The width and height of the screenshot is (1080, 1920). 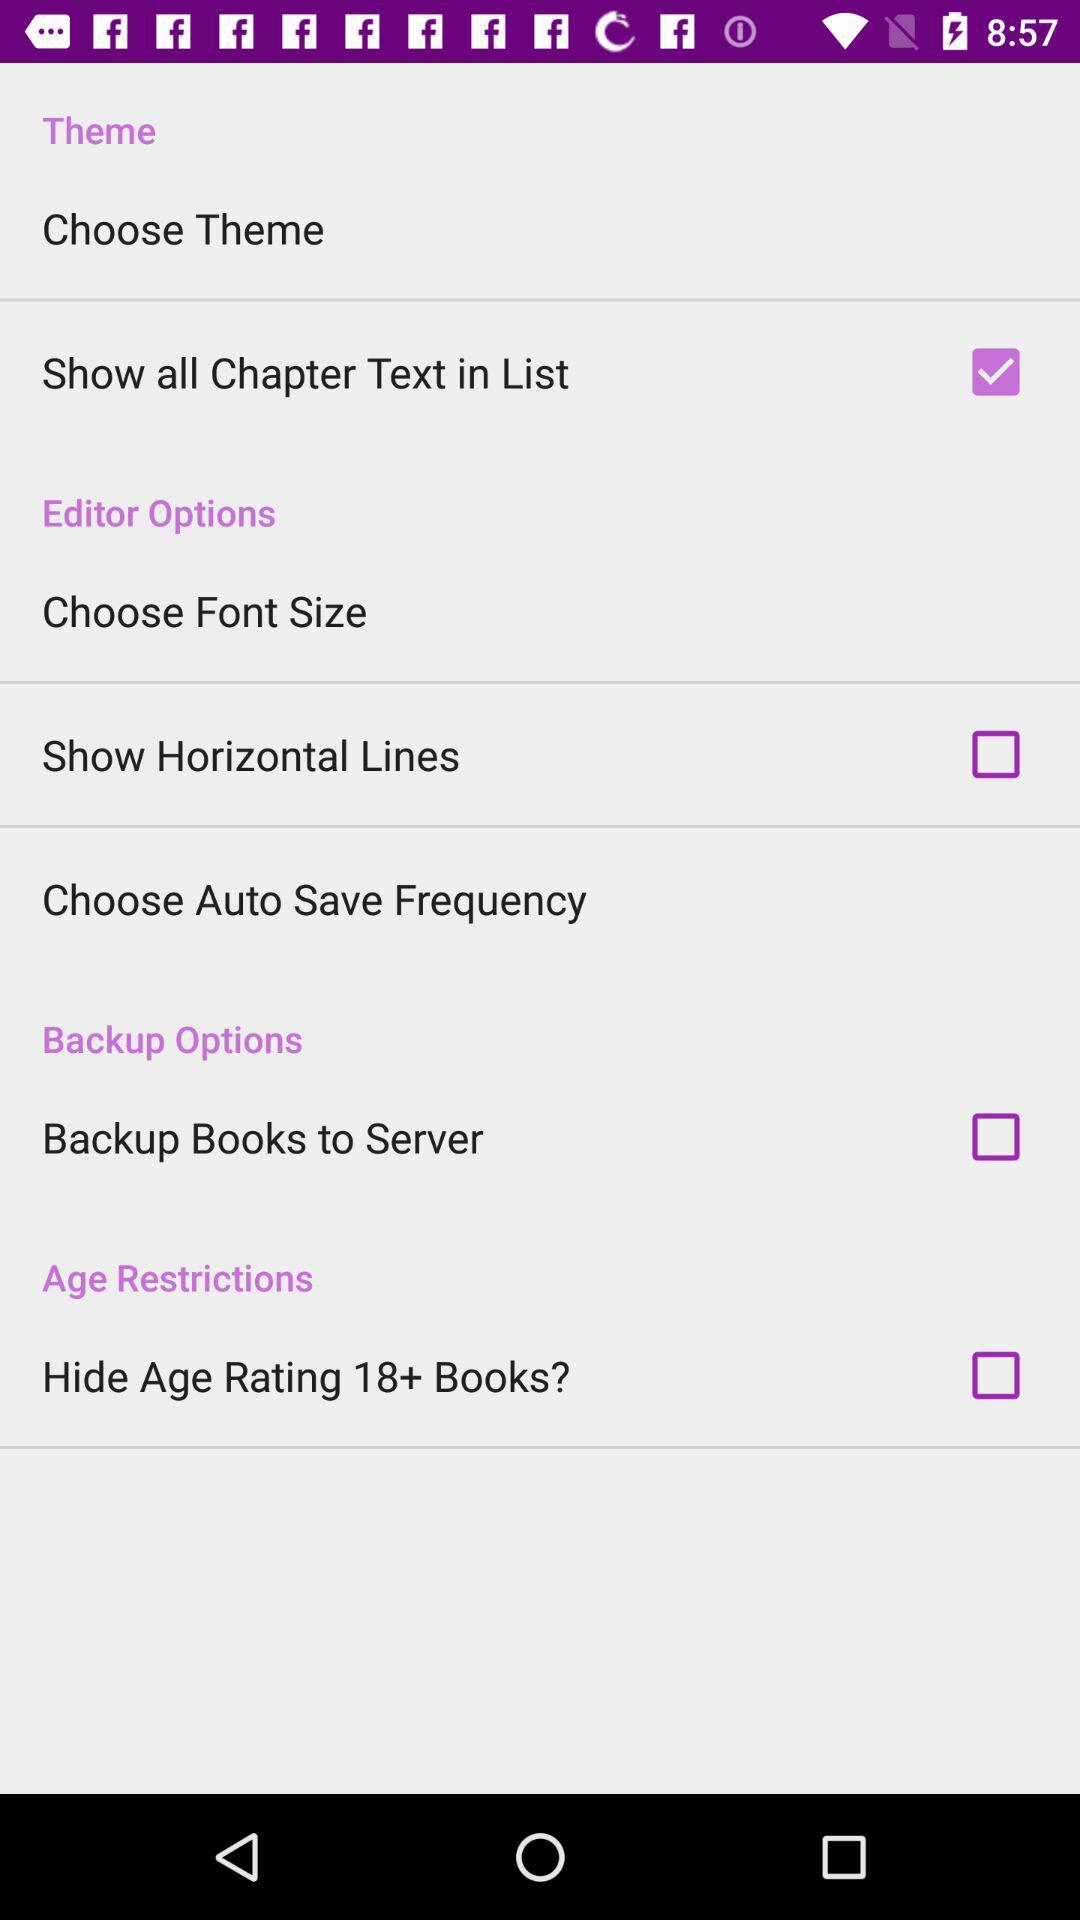 I want to click on choose theme app, so click(x=183, y=228).